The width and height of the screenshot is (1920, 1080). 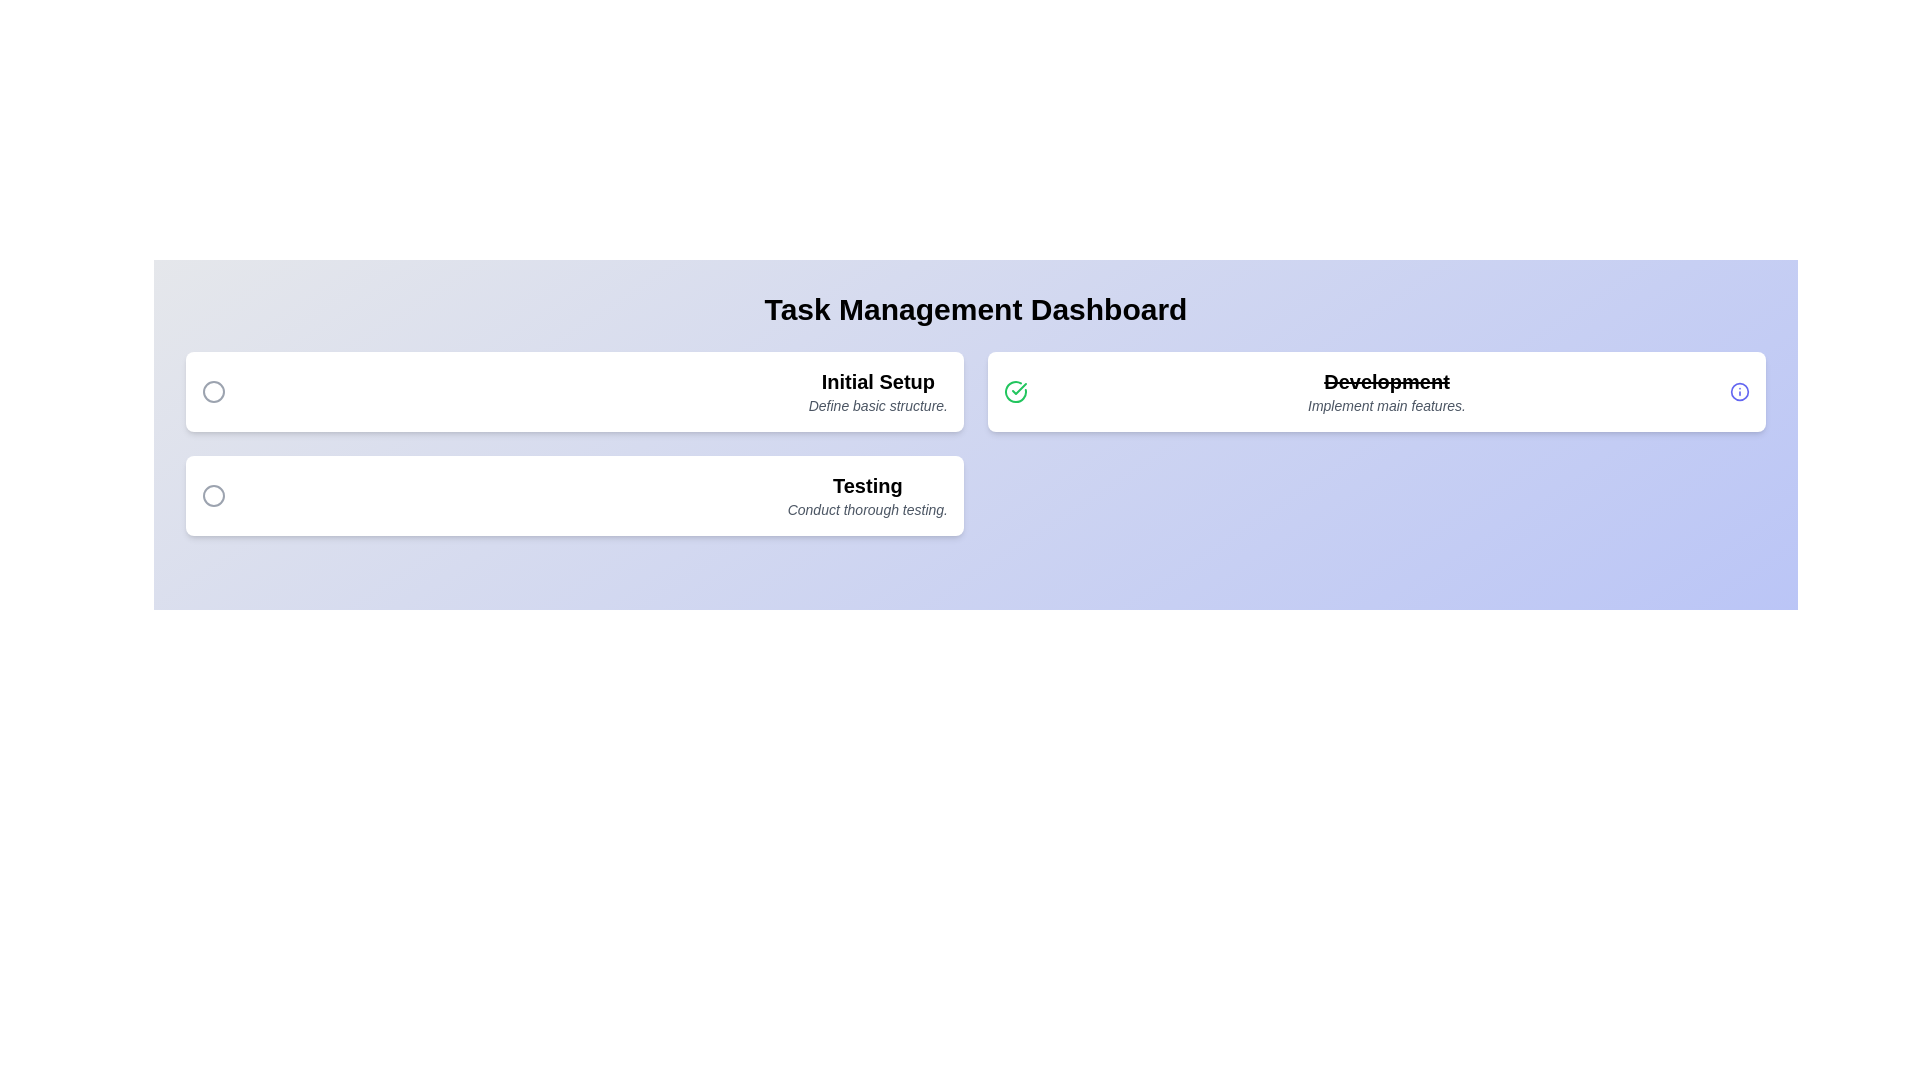 I want to click on the interactive task item Initial Setup to observe the hover effect, so click(x=574, y=392).